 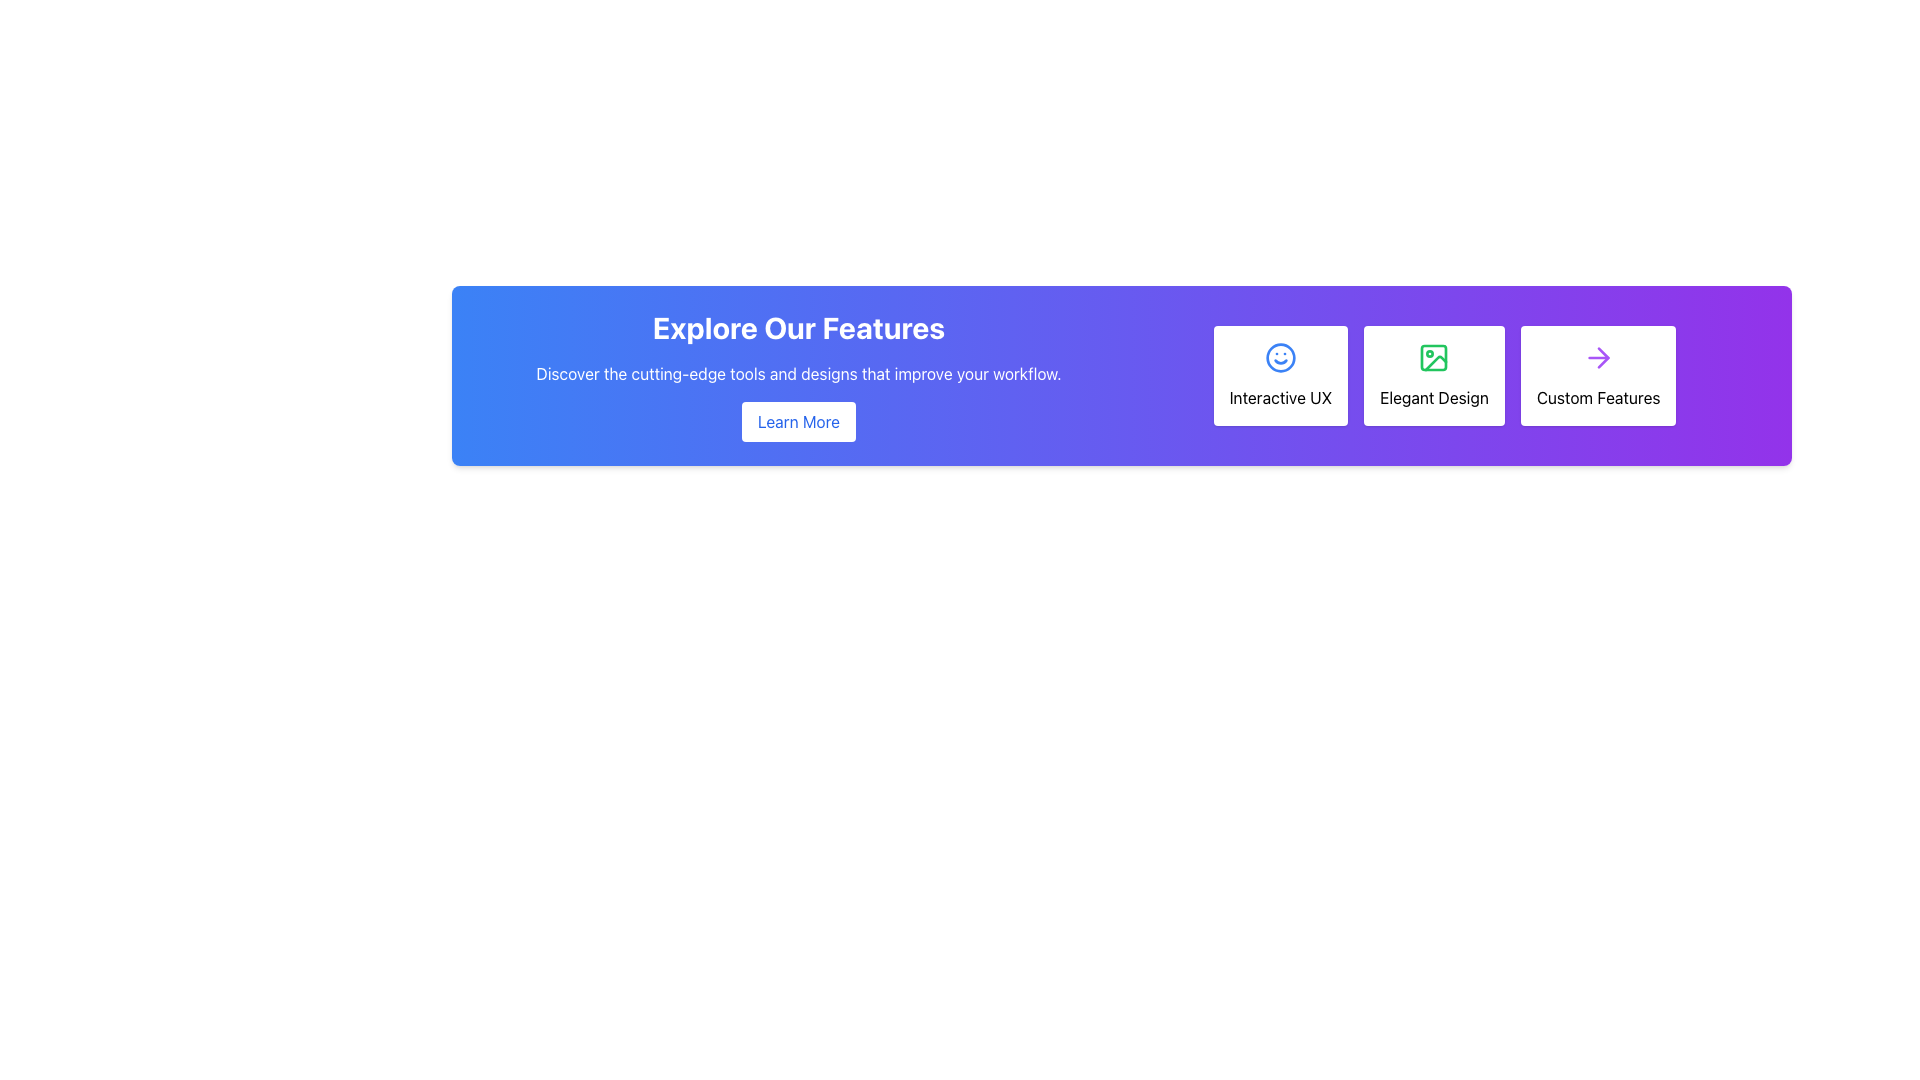 What do you see at coordinates (1597, 375) in the screenshot?
I see `the Informational card featuring a white background, rounded corners, a purple arrow icon, and the text 'Custom Features', which is centrally aligned within the 'Explore Our Features' section` at bounding box center [1597, 375].